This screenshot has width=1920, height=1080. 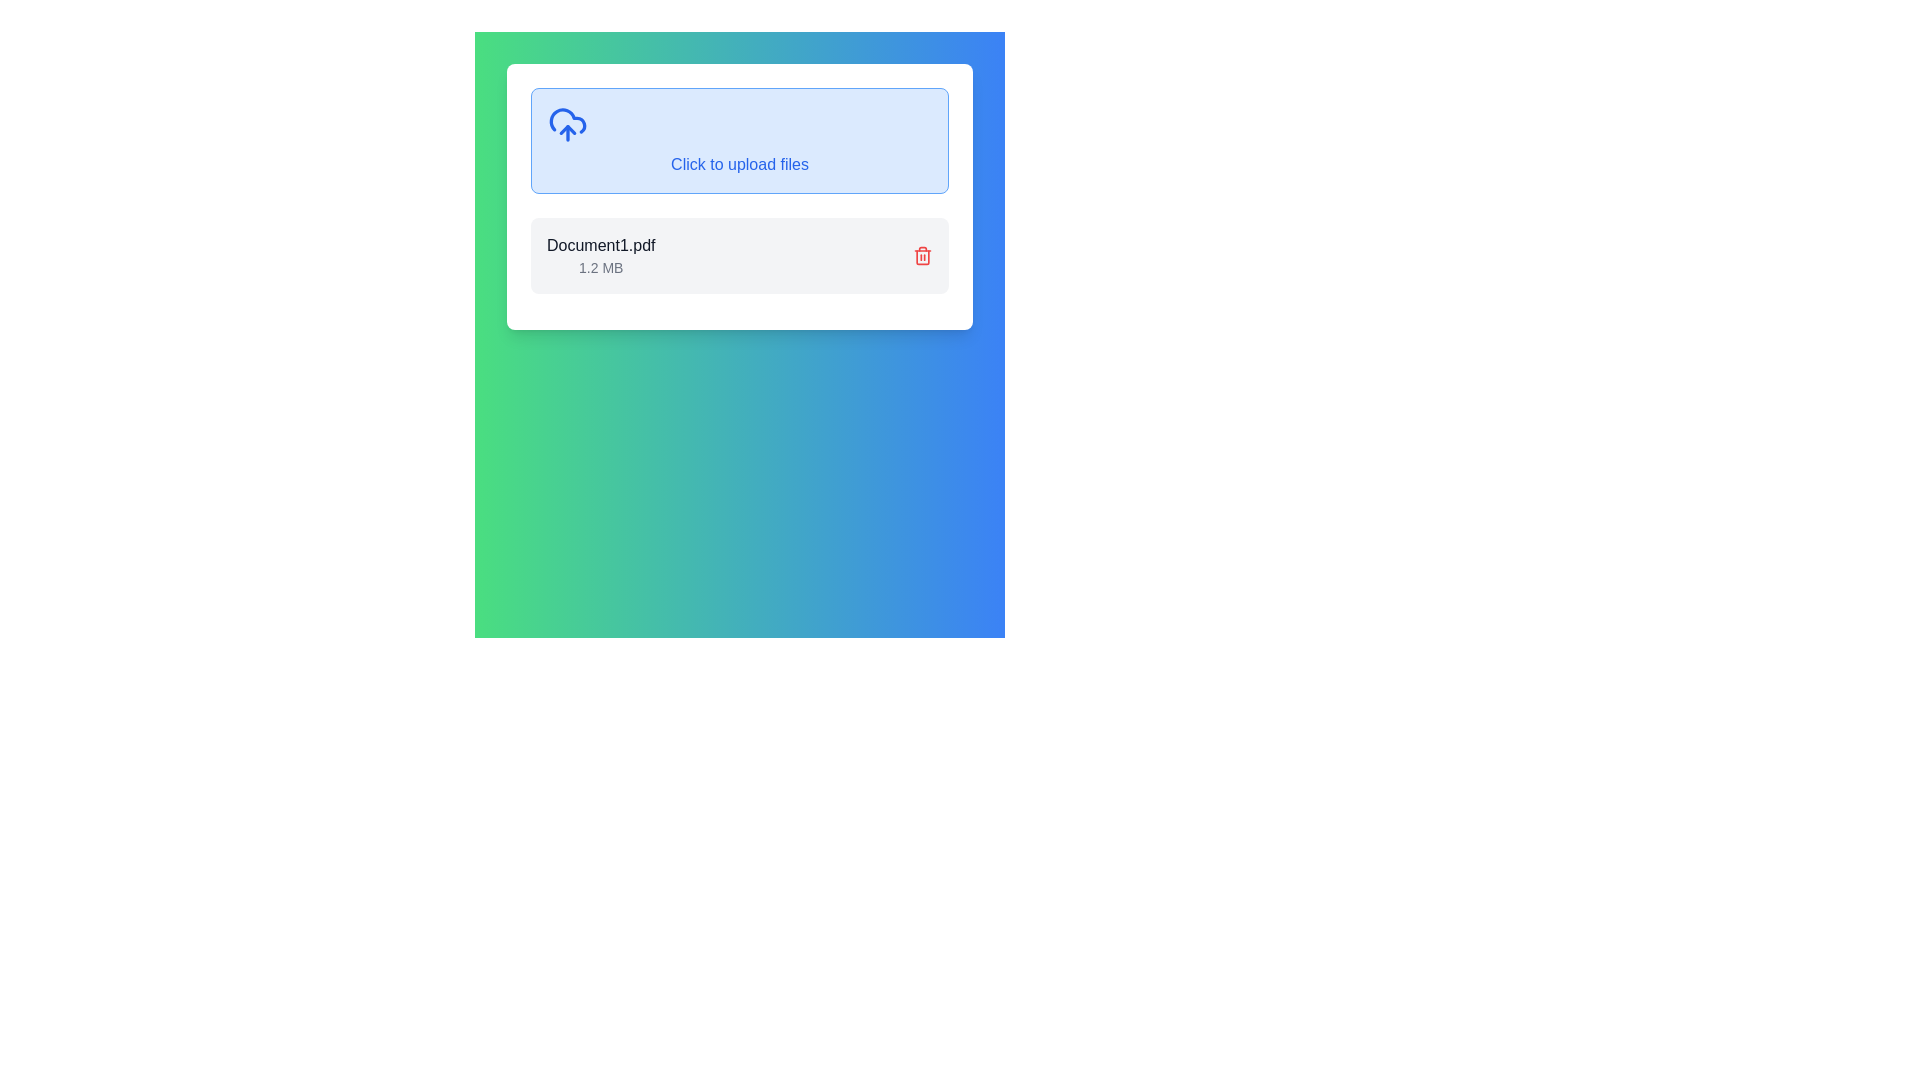 I want to click on the trash can icon located at the far-right end next to the text 'Document1.pdf', so click(x=921, y=254).